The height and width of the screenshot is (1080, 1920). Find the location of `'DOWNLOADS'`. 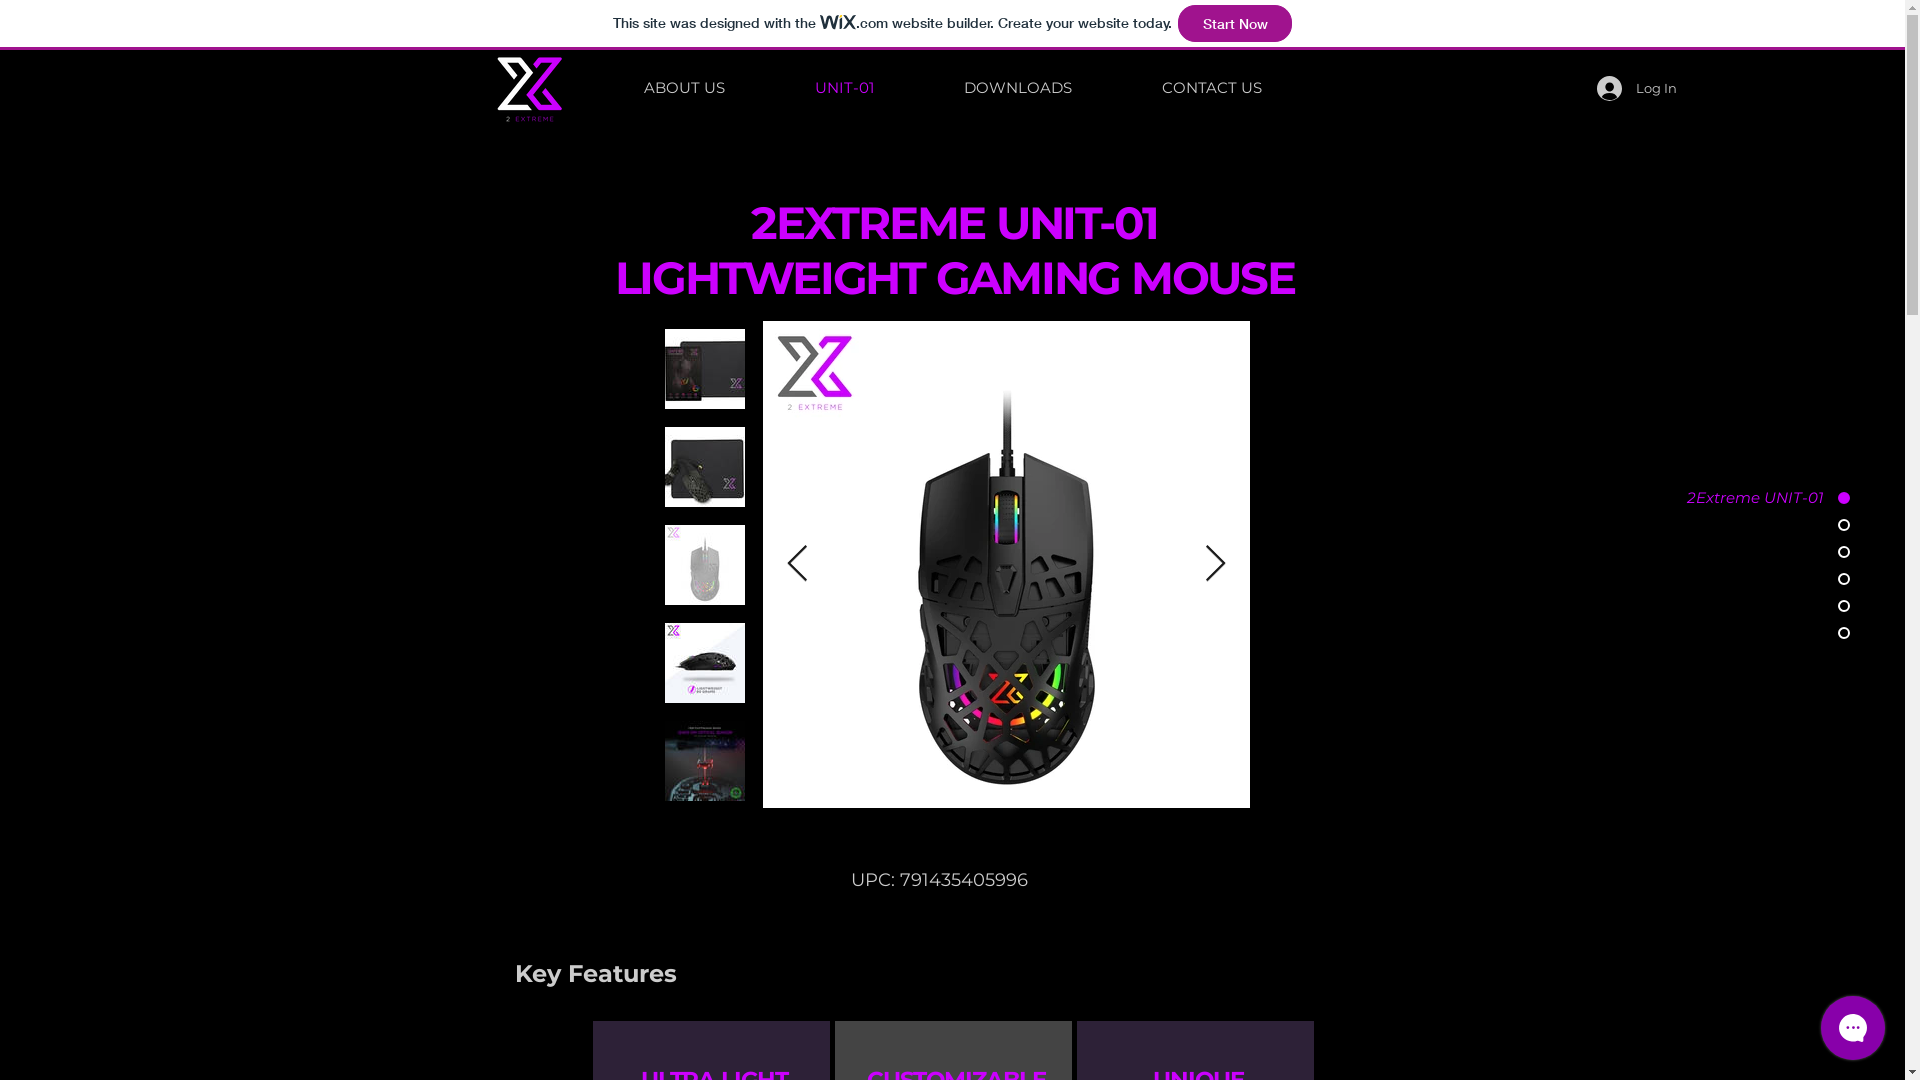

'DOWNLOADS' is located at coordinates (1017, 87).